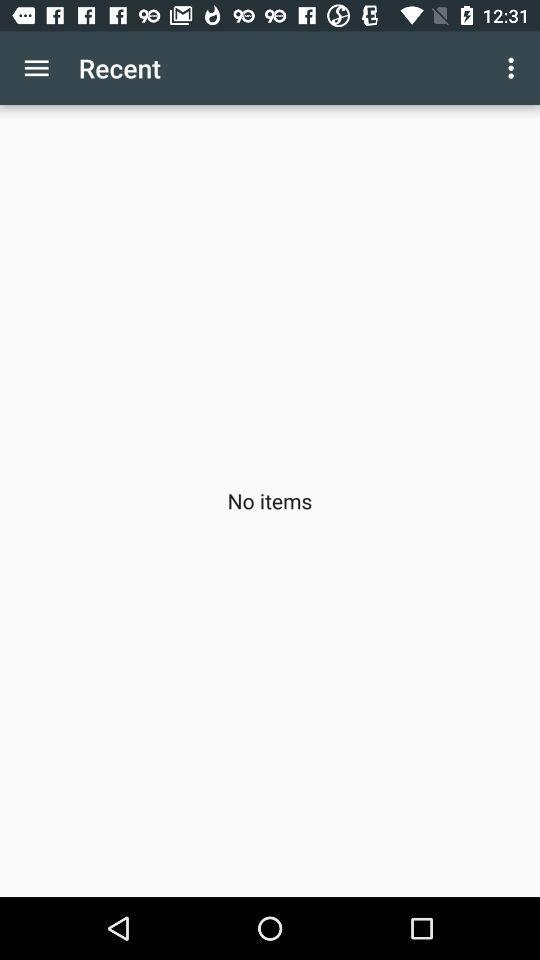  I want to click on app to the left of the recent icon, so click(36, 68).